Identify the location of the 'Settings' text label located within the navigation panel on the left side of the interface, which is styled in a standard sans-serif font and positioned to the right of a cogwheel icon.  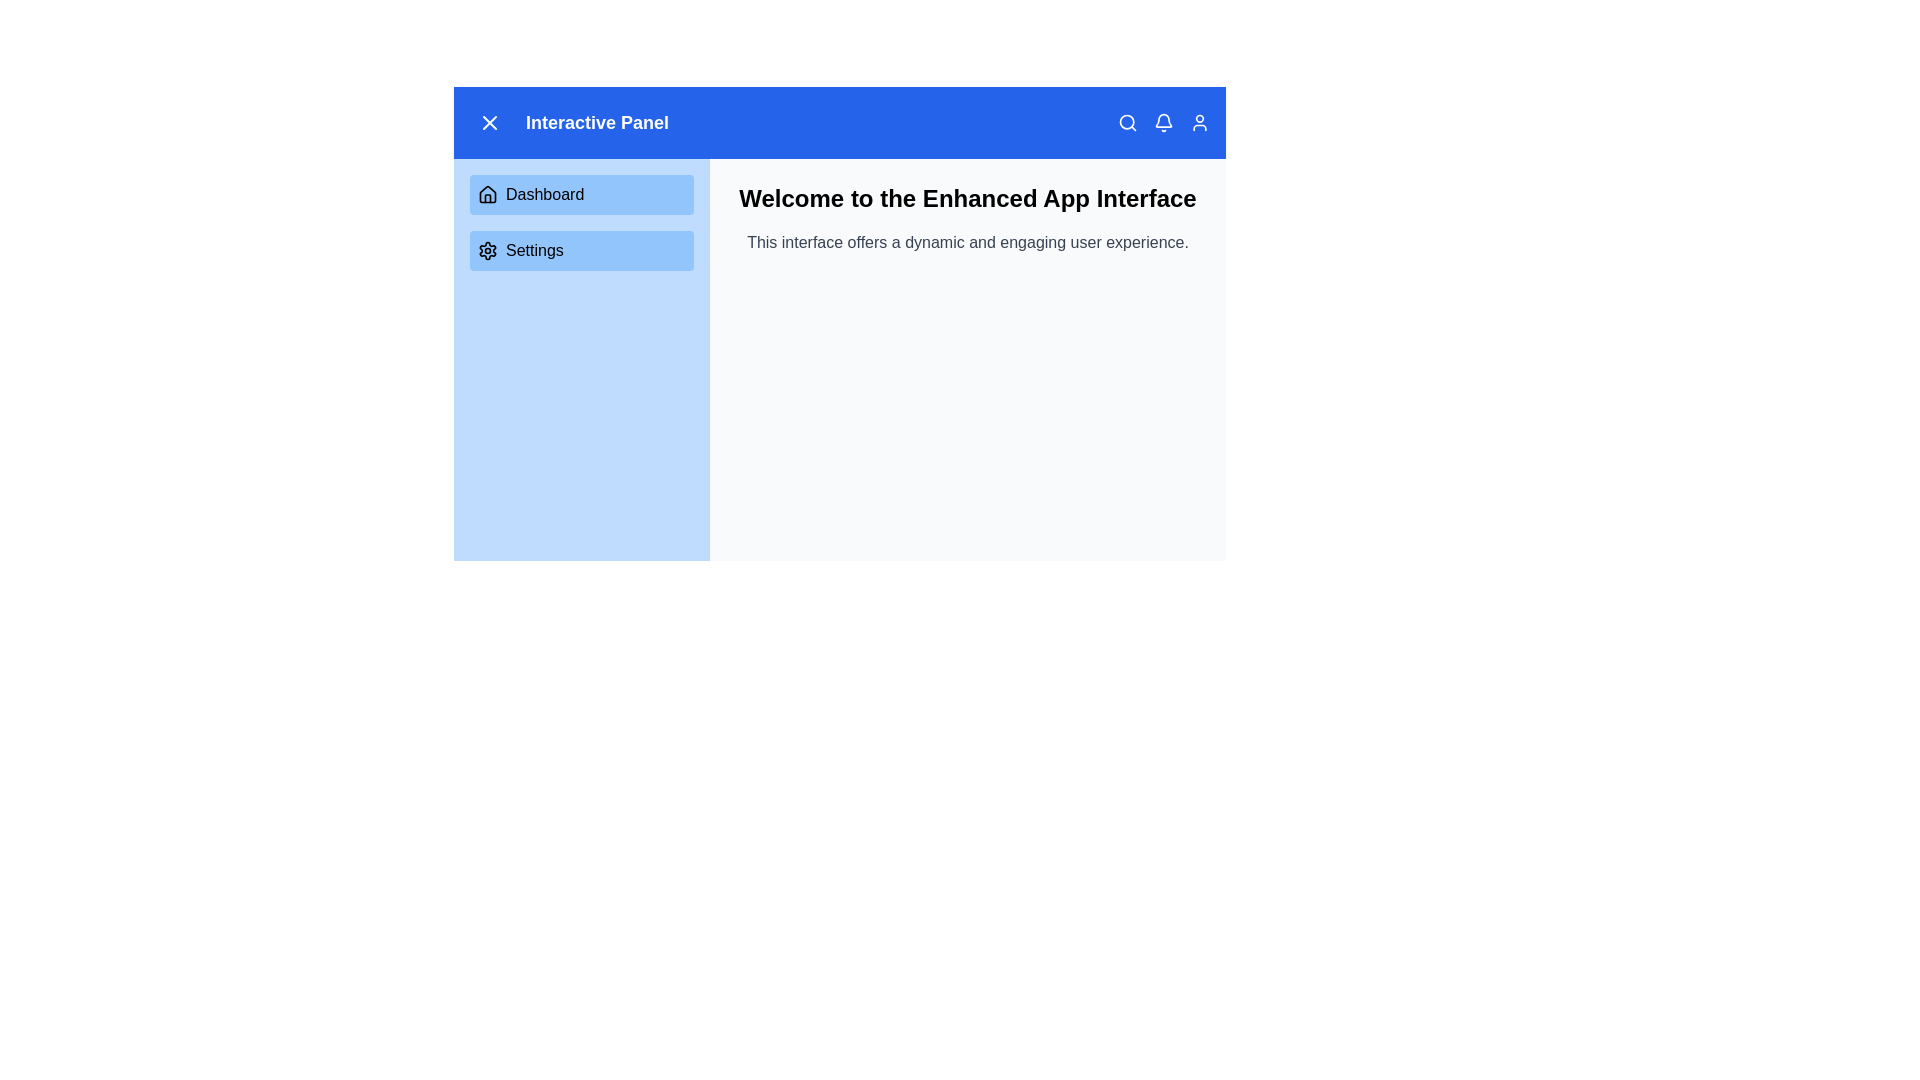
(534, 249).